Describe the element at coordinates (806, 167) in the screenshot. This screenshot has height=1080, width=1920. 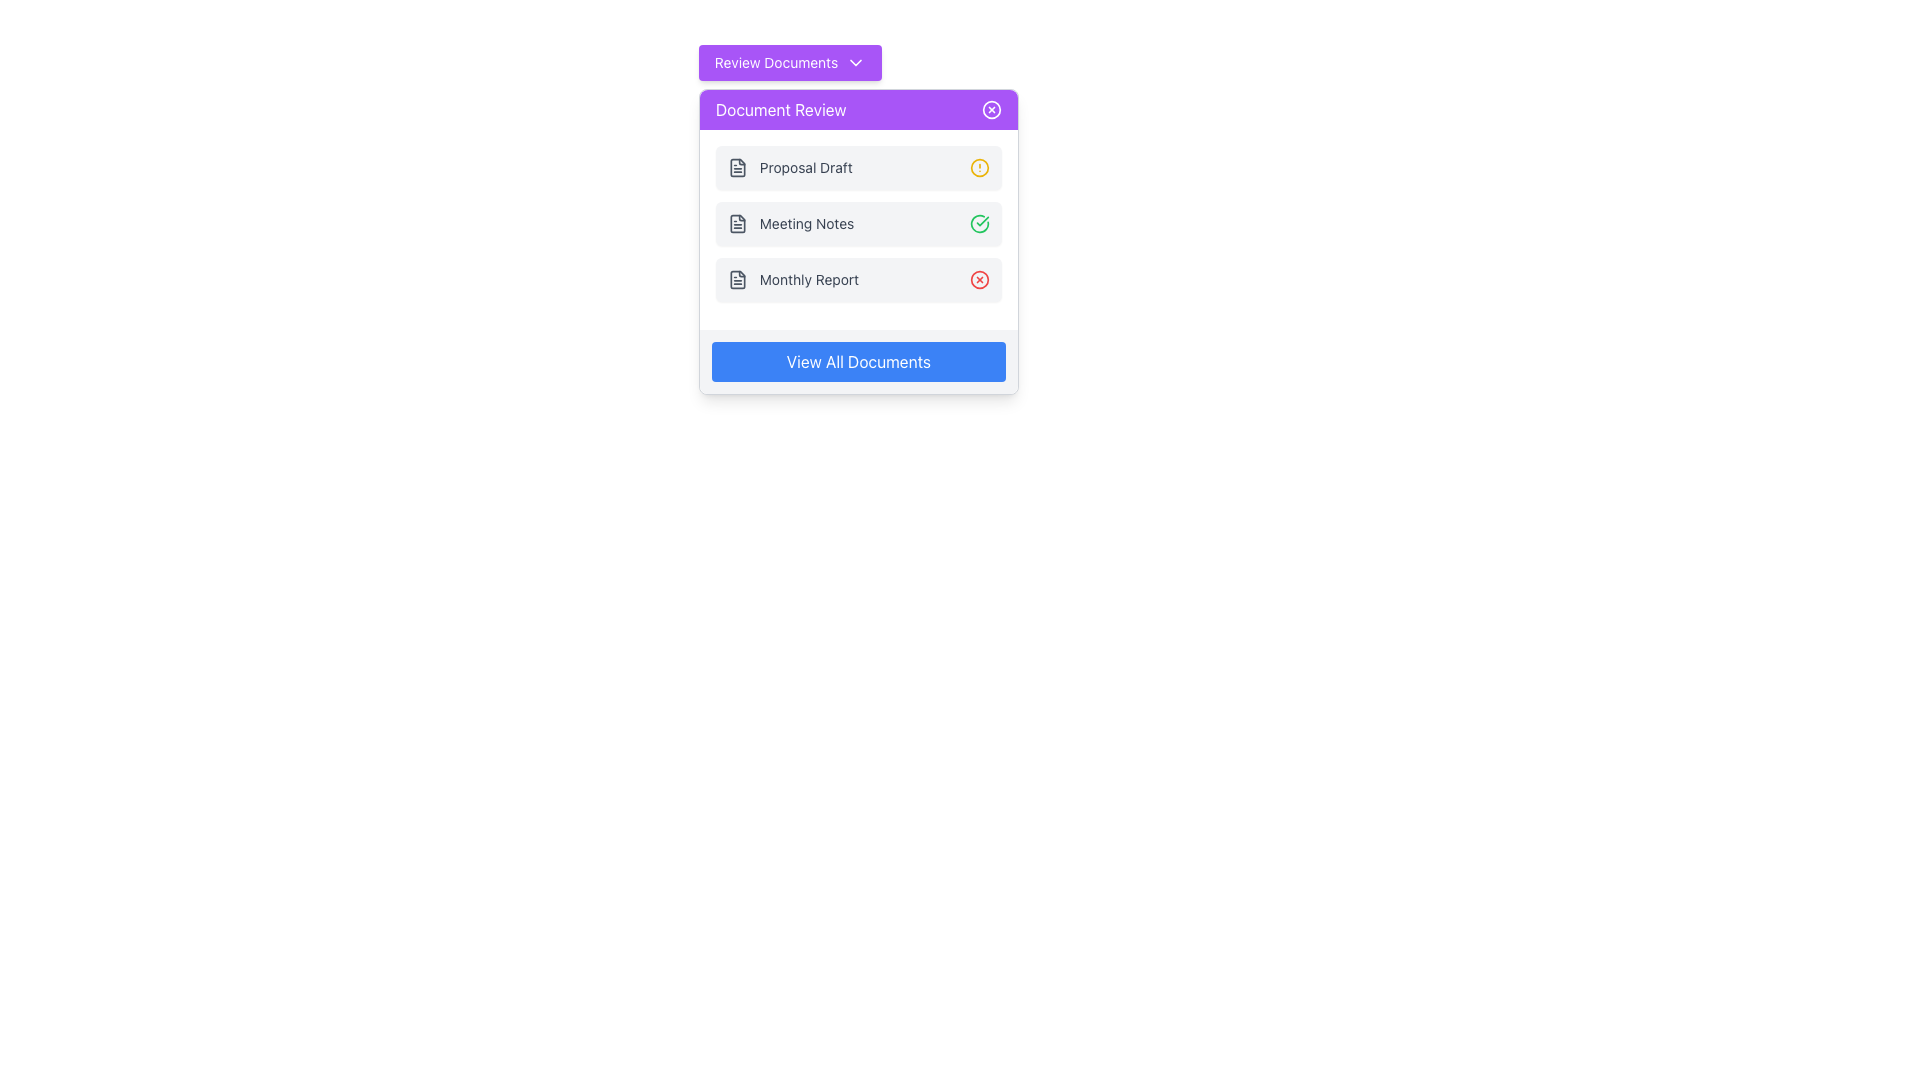
I see `the text label describing the first document in the 'Document Review' list` at that location.